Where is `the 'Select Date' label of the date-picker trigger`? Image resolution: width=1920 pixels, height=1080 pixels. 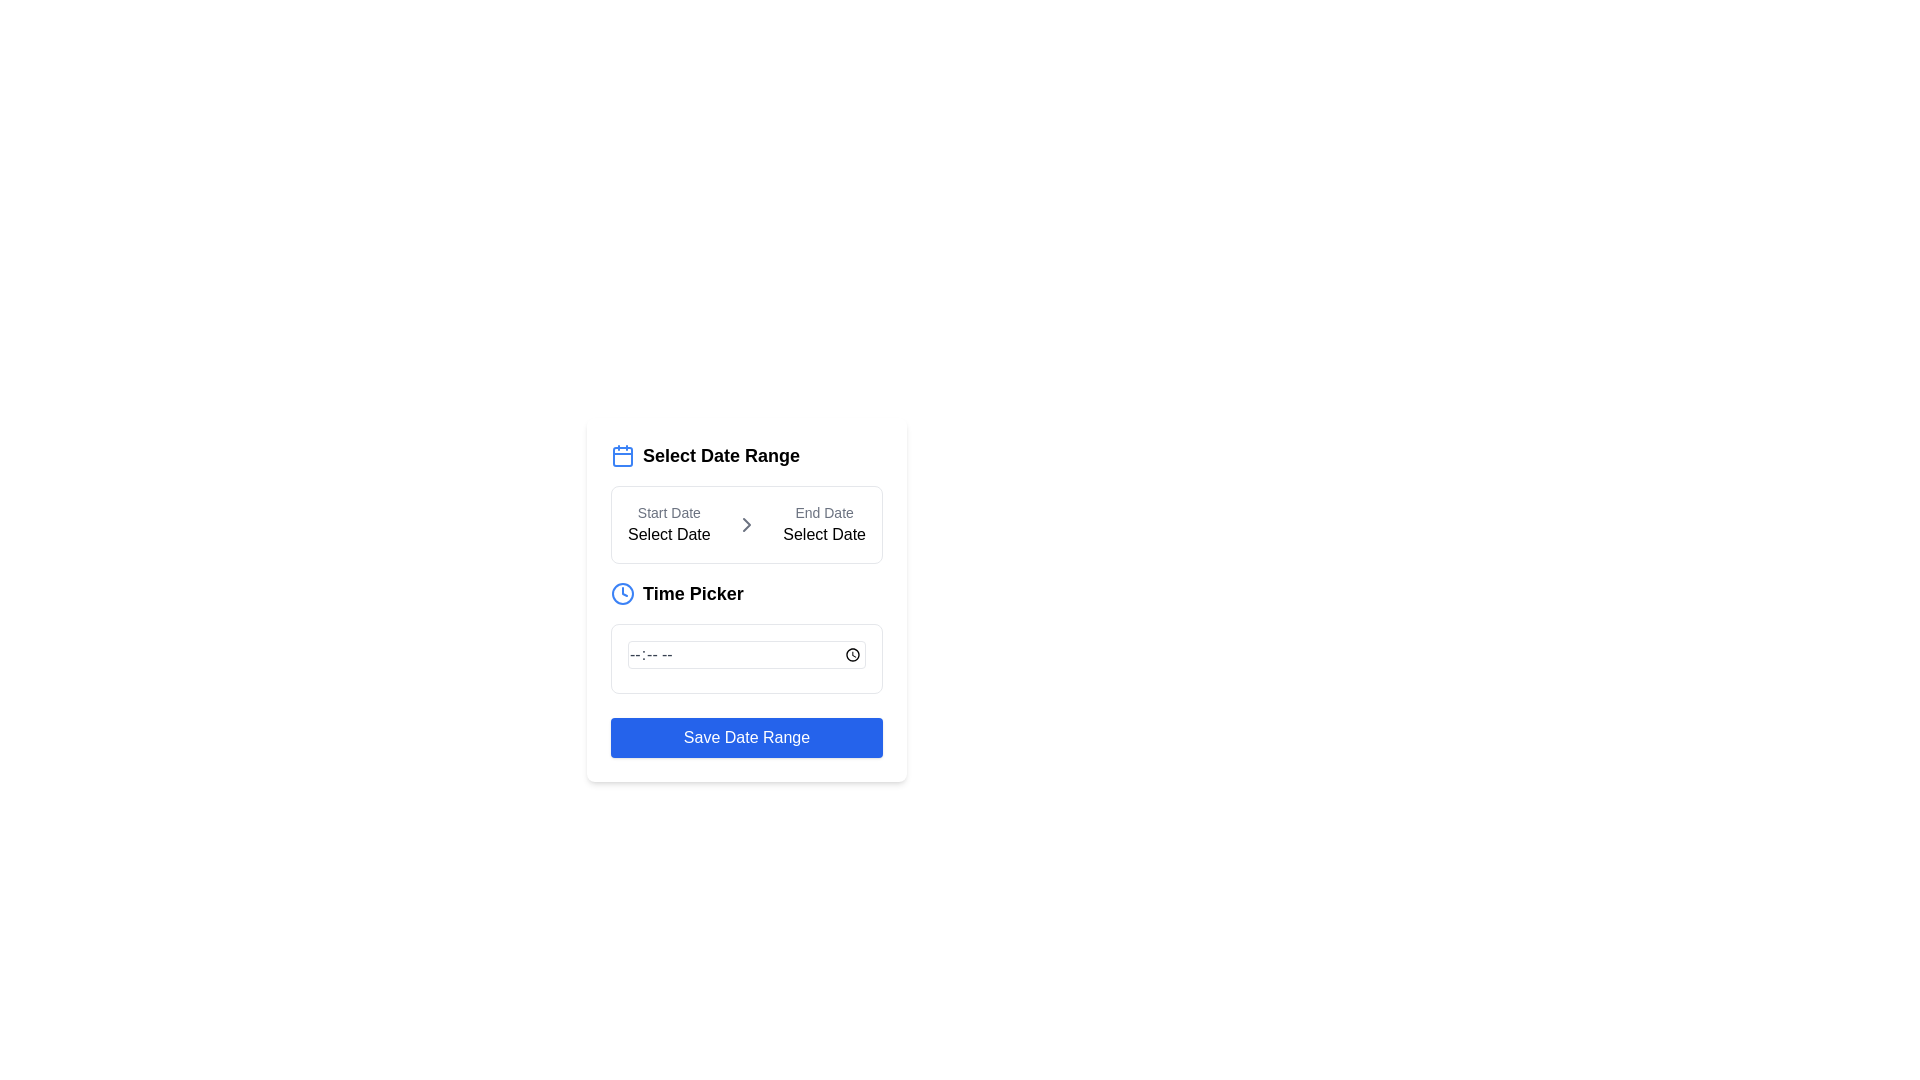
the 'Select Date' label of the date-picker trigger is located at coordinates (669, 523).